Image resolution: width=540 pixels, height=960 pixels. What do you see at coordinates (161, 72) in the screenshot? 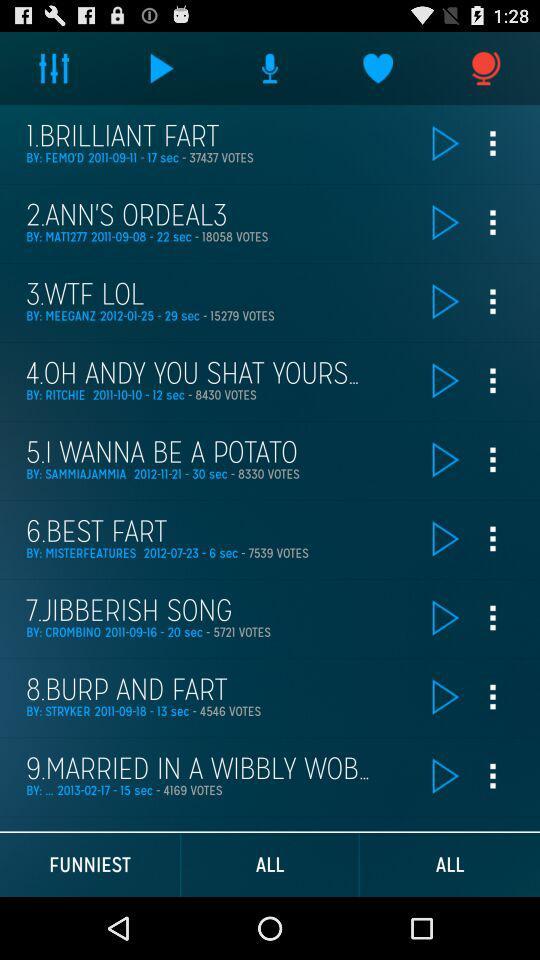
I see `the play icon` at bounding box center [161, 72].